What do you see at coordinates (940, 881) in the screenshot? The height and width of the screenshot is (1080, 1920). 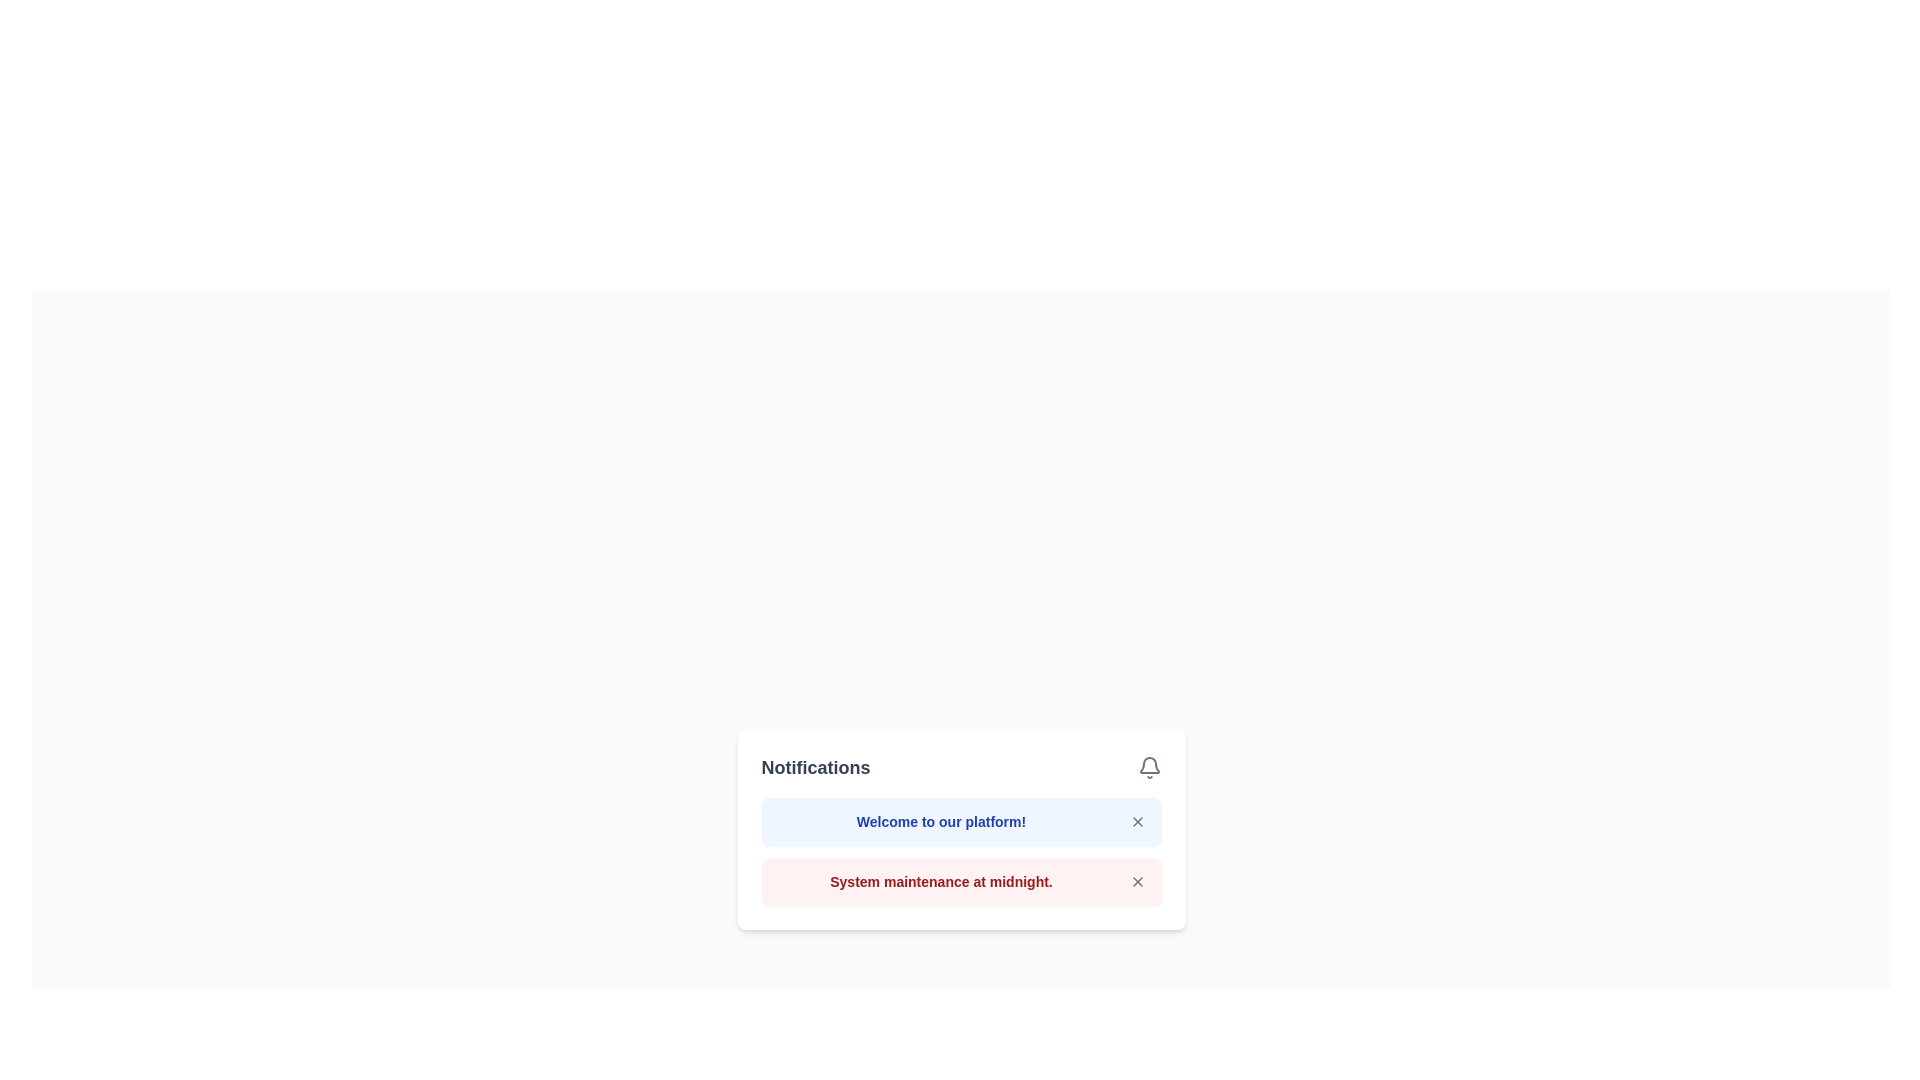 I see `text content of the notification message about scheduled system maintenance displayed in the middle of the notification box` at bounding box center [940, 881].